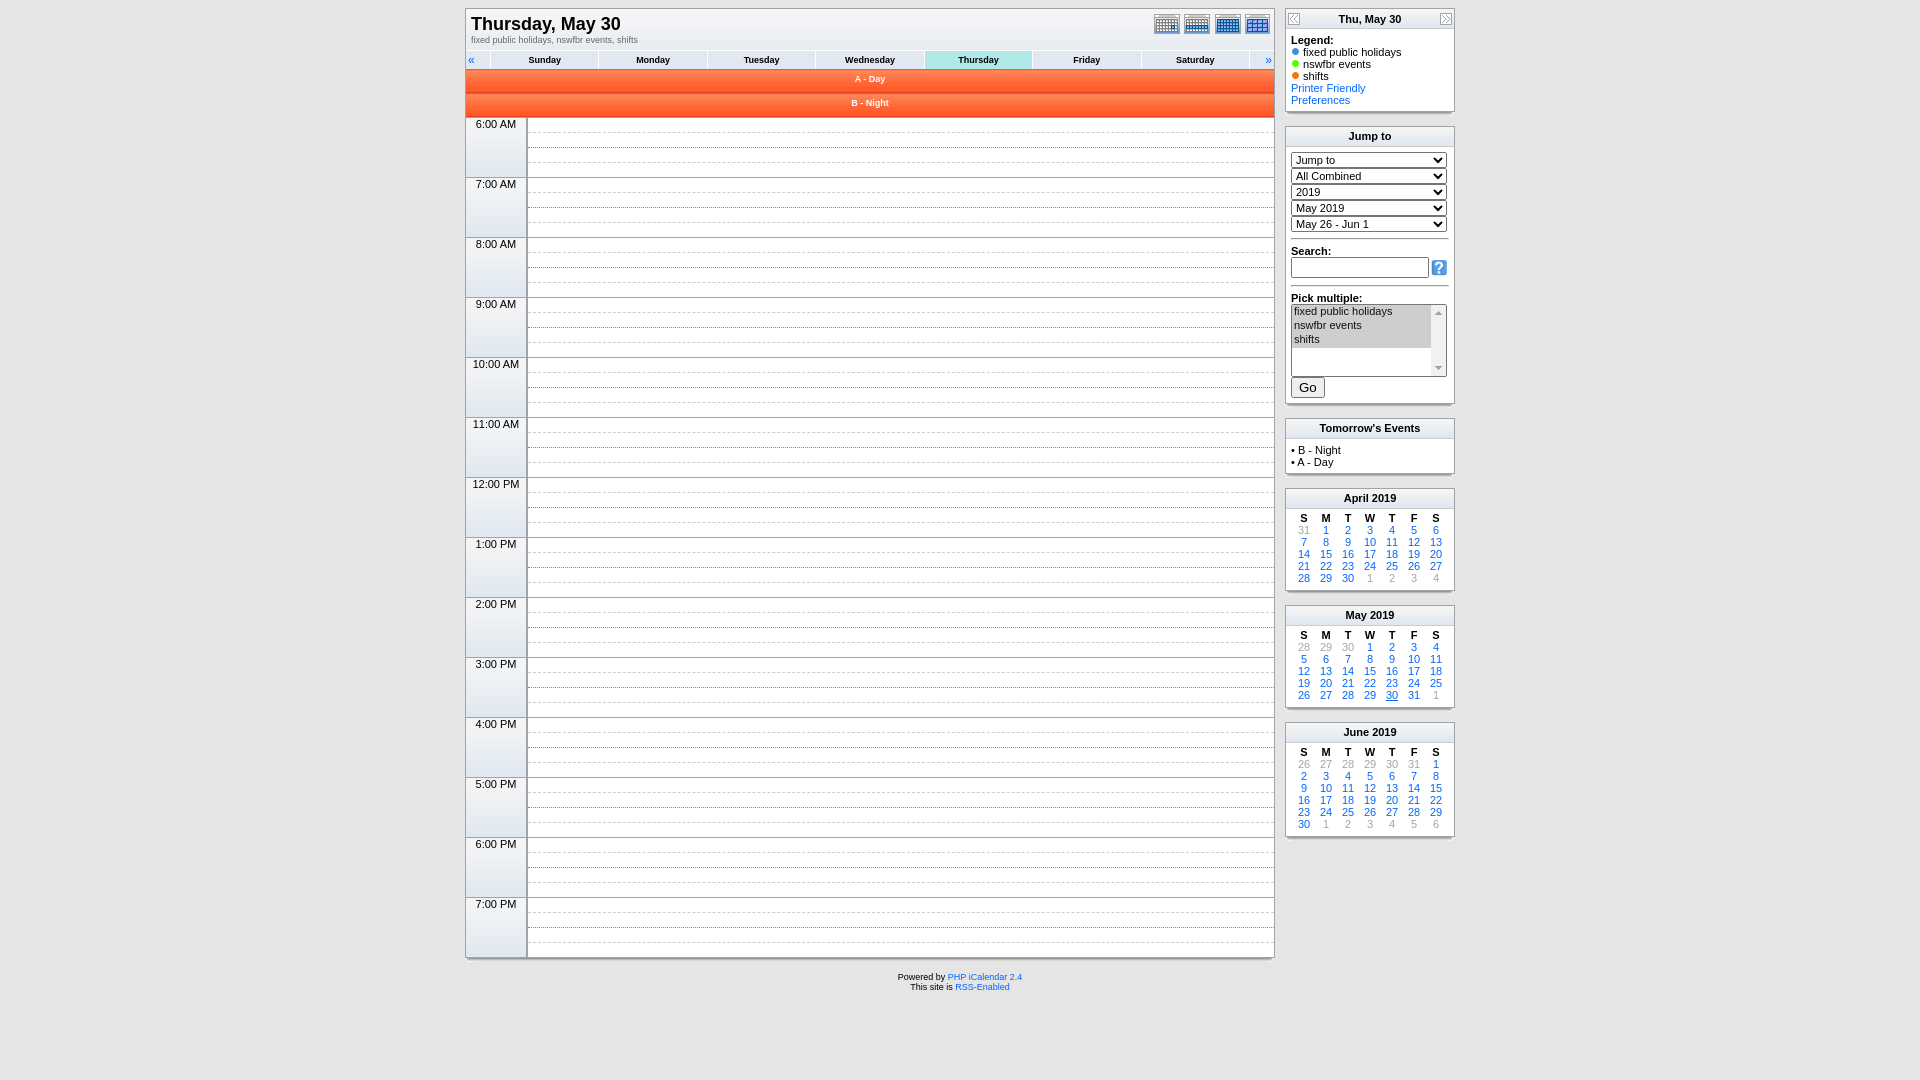 The image size is (1920, 1080). What do you see at coordinates (1356, 732) in the screenshot?
I see `'June'` at bounding box center [1356, 732].